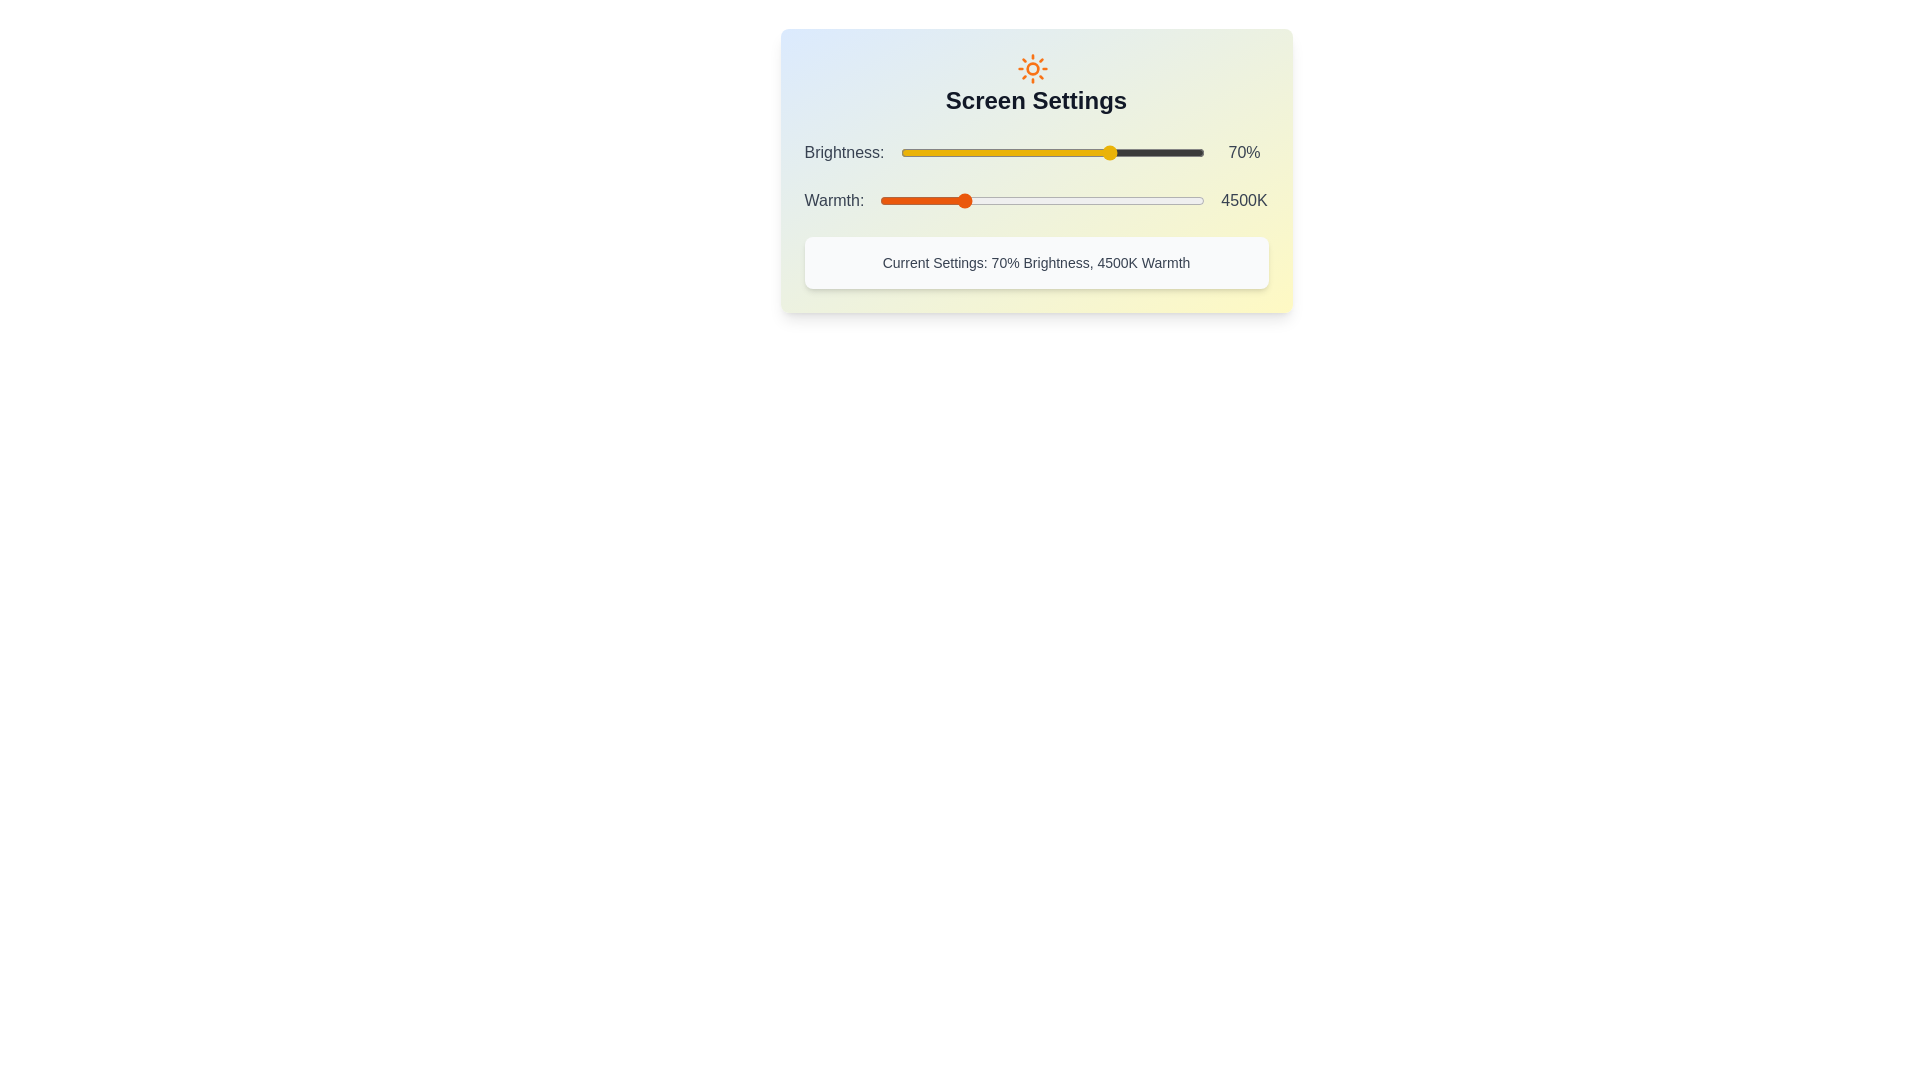 The image size is (1920, 1080). What do you see at coordinates (1199, 200) in the screenshot?
I see `the Warmth slider to set the warmth to 8910 K` at bounding box center [1199, 200].